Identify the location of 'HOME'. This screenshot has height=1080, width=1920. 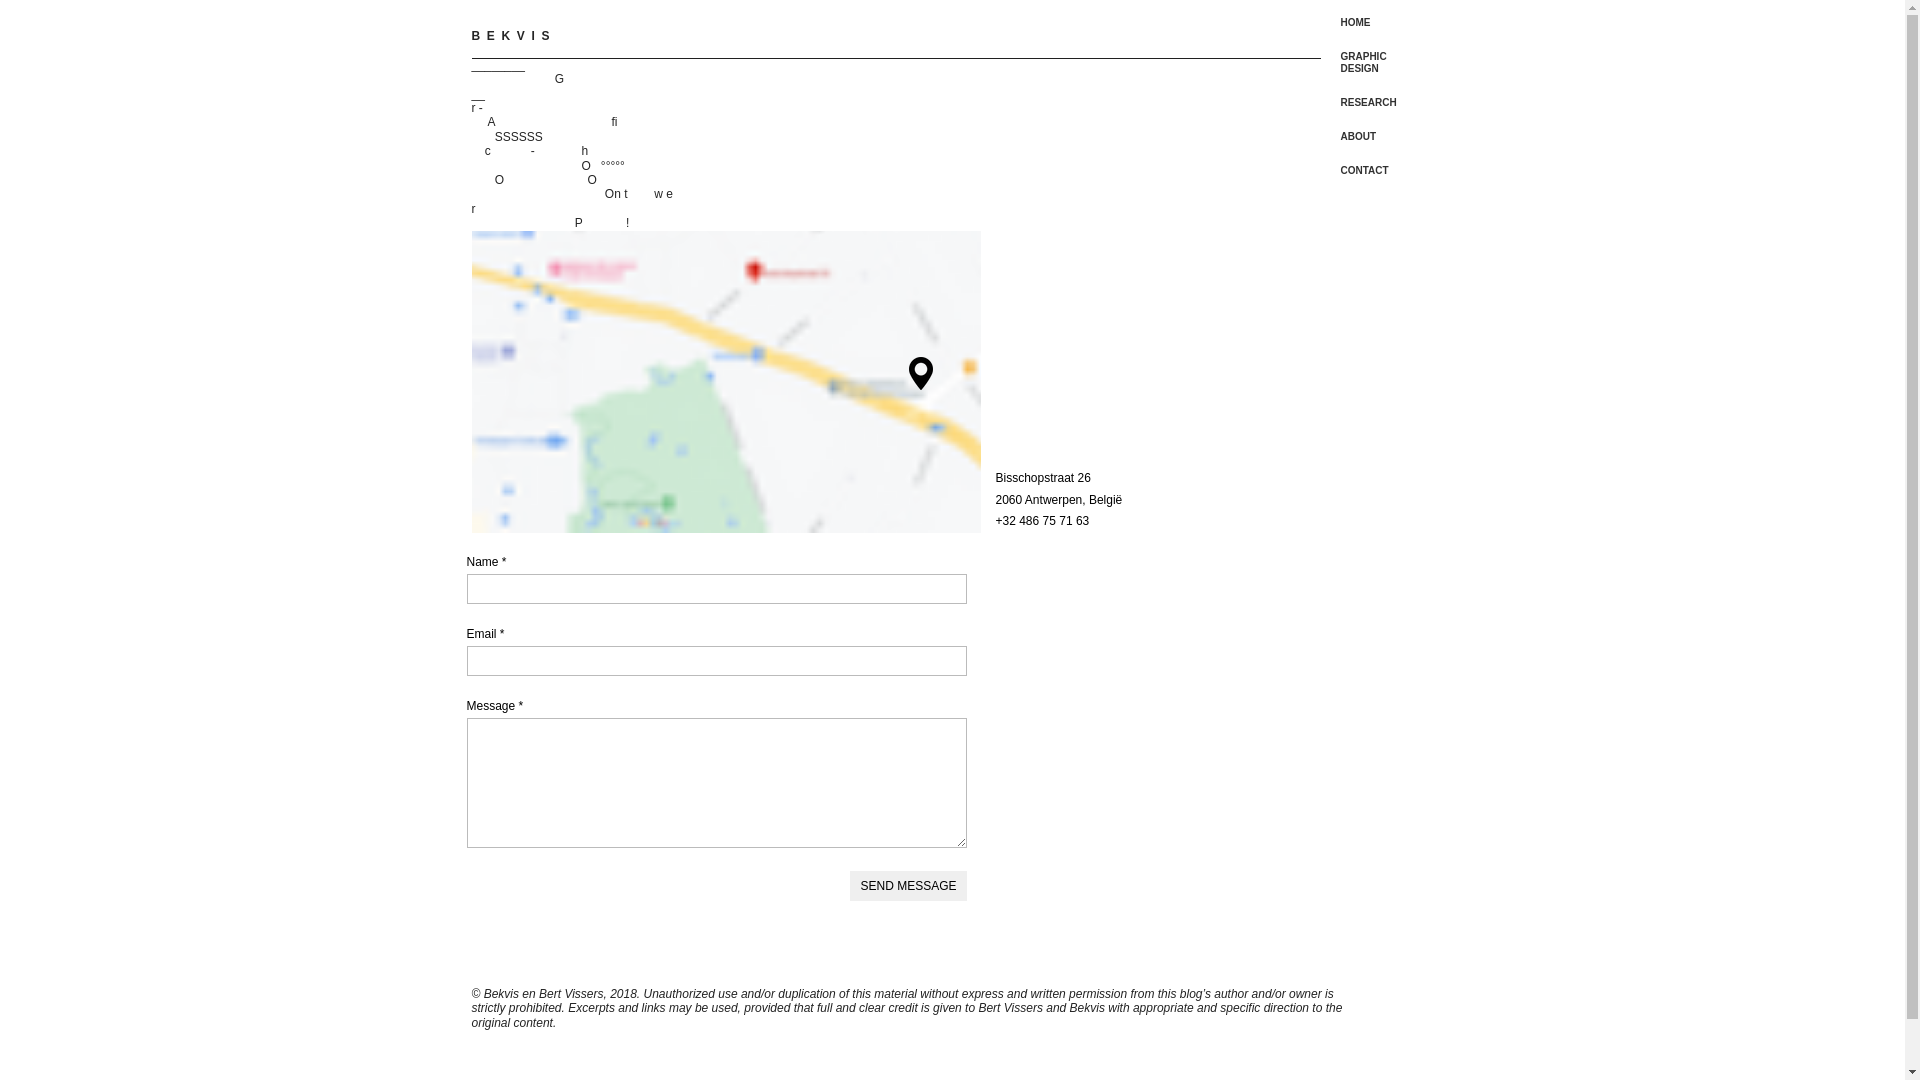
(1367, 23).